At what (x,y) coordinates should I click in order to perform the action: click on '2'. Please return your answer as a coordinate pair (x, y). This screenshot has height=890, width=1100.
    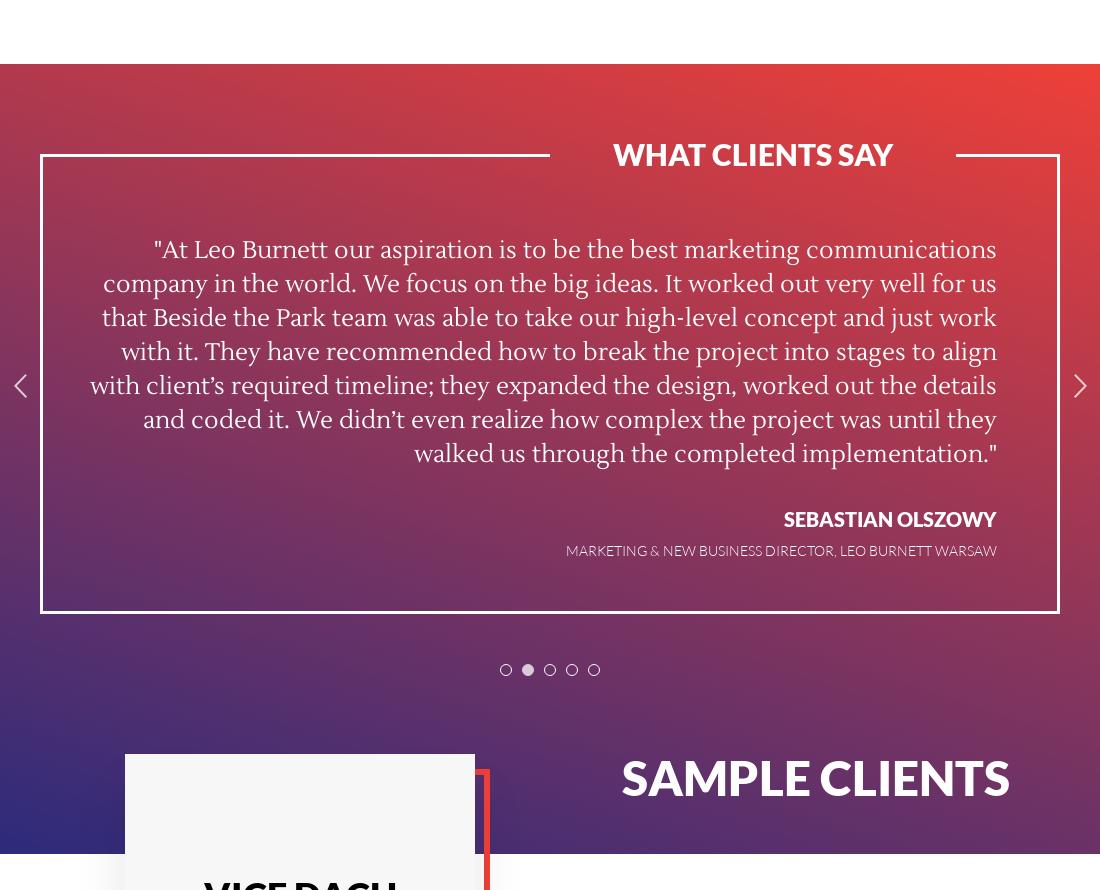
    Looking at the image, I should click on (527, 671).